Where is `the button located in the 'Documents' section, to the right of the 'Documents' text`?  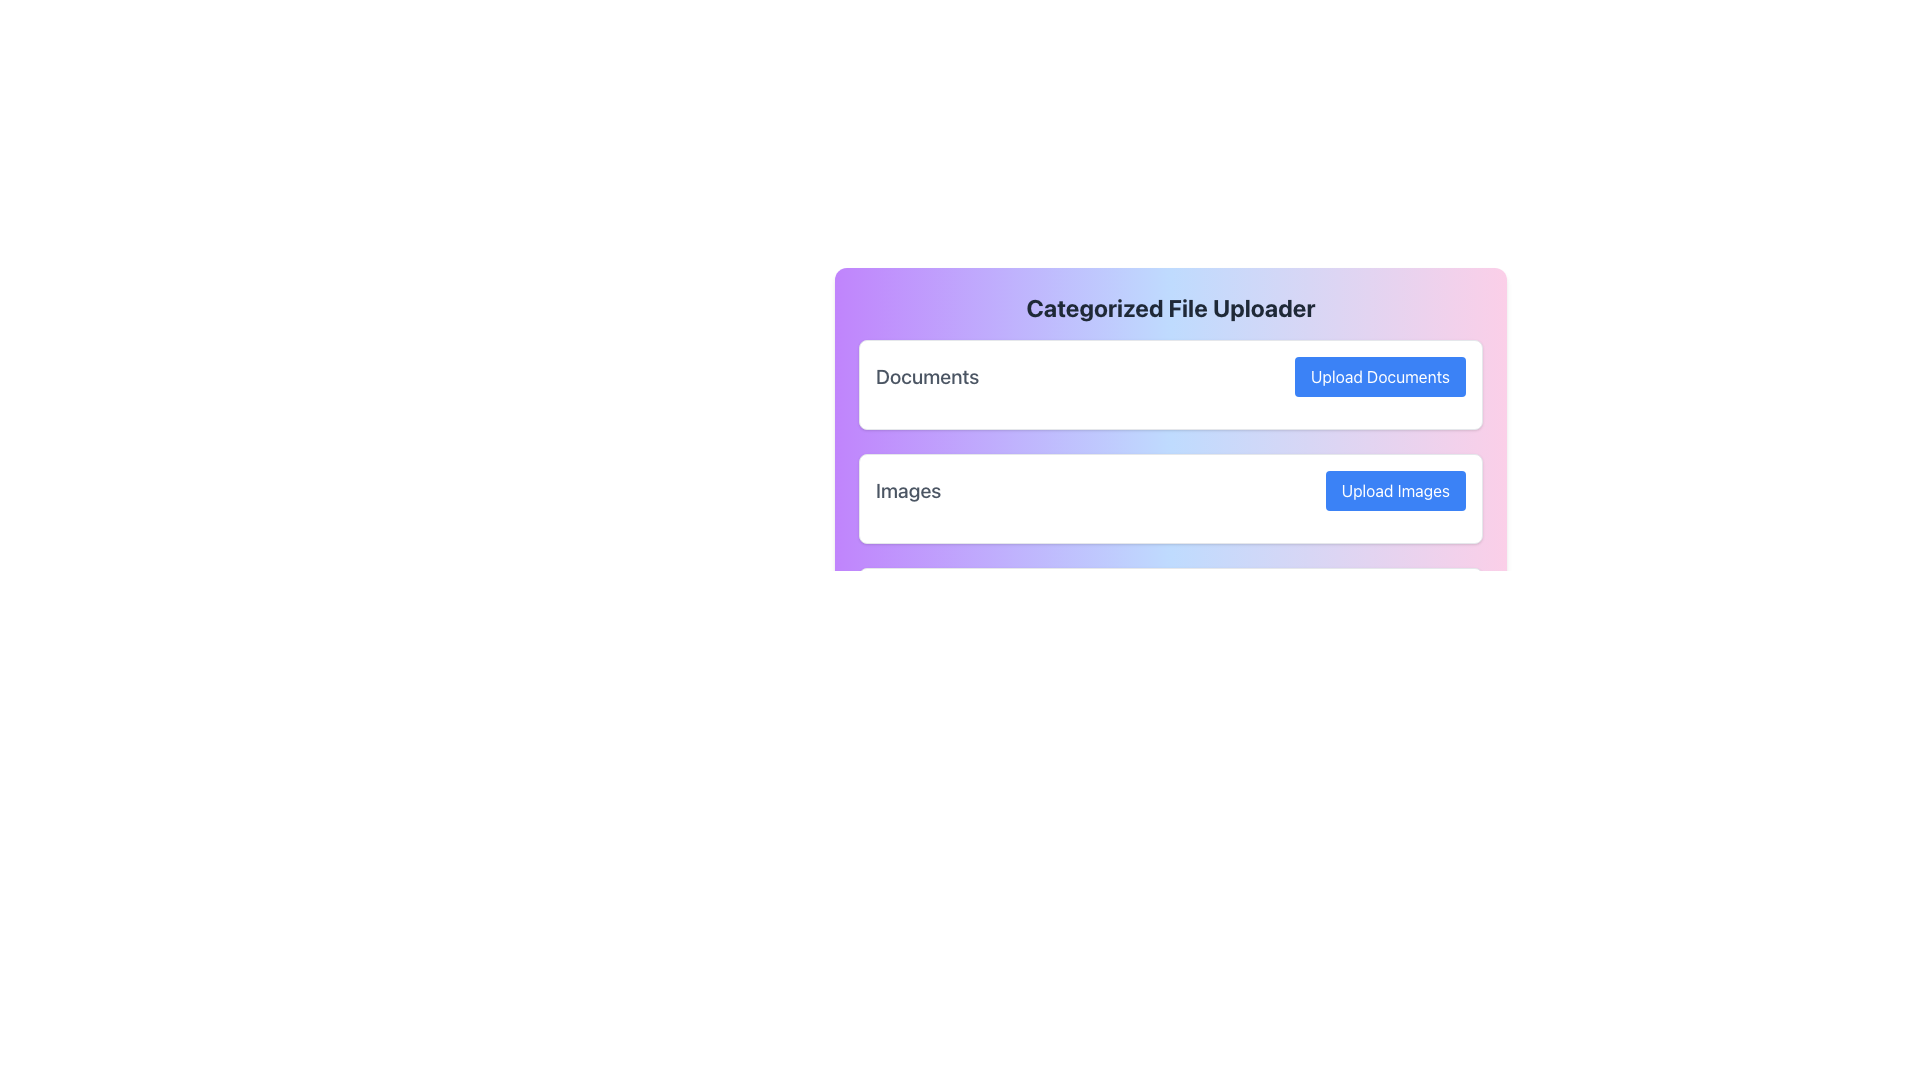 the button located in the 'Documents' section, to the right of the 'Documents' text is located at coordinates (1379, 377).